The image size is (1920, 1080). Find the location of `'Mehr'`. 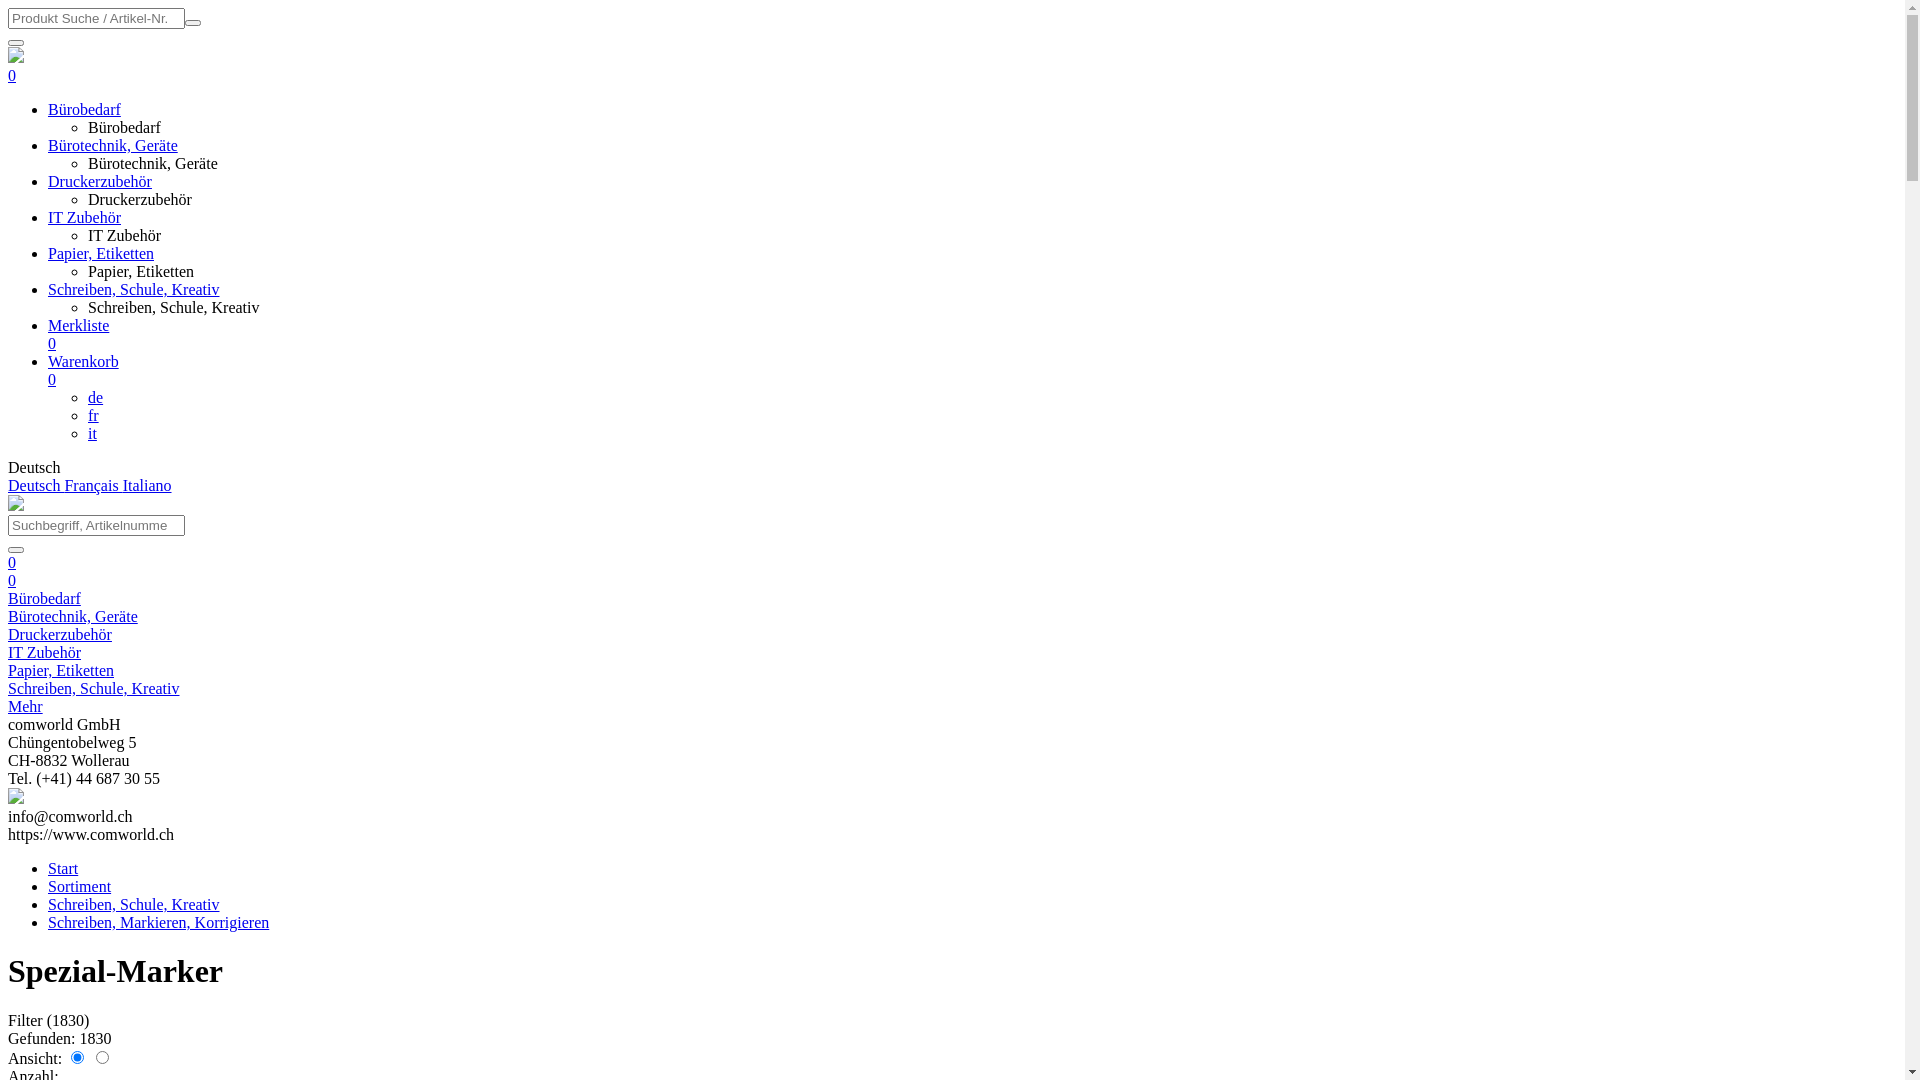

'Mehr' is located at coordinates (25, 705).